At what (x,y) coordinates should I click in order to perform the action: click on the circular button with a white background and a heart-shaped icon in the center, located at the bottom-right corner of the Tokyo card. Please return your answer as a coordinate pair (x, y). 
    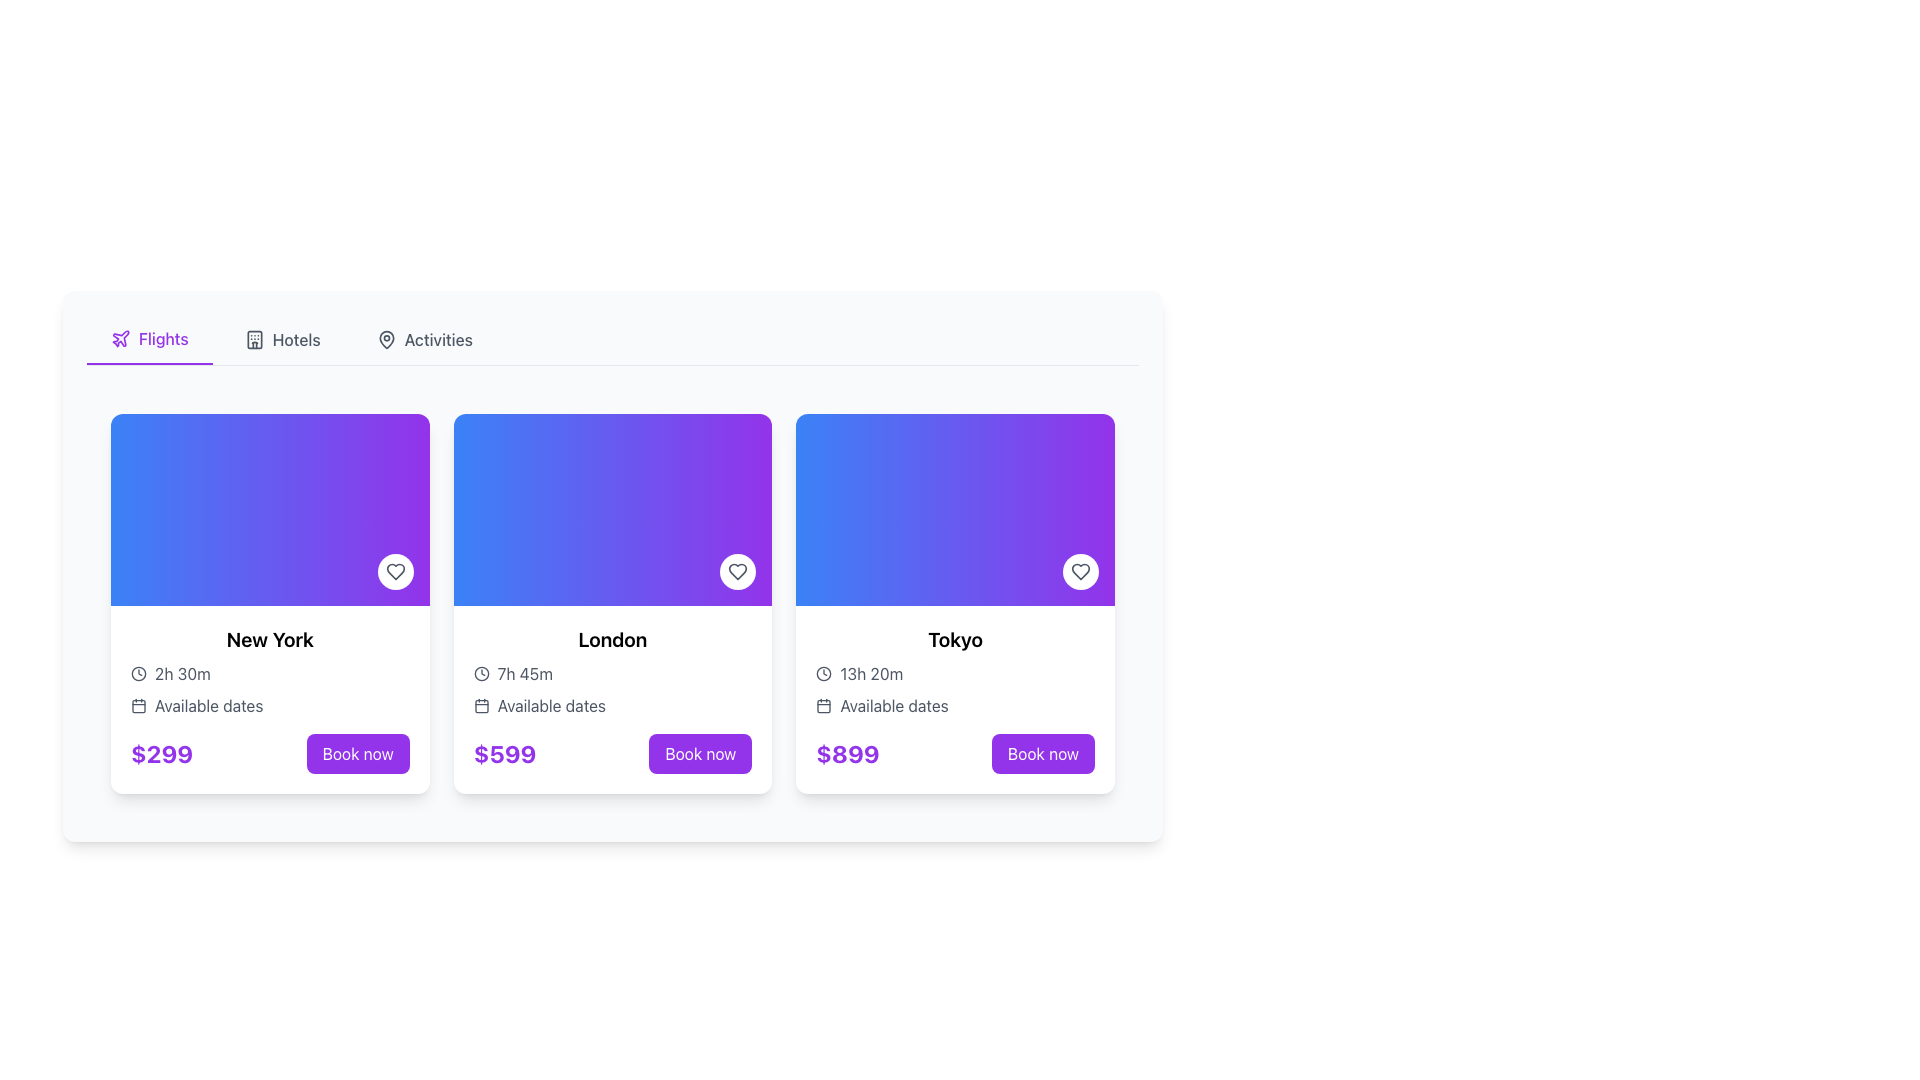
    Looking at the image, I should click on (1079, 571).